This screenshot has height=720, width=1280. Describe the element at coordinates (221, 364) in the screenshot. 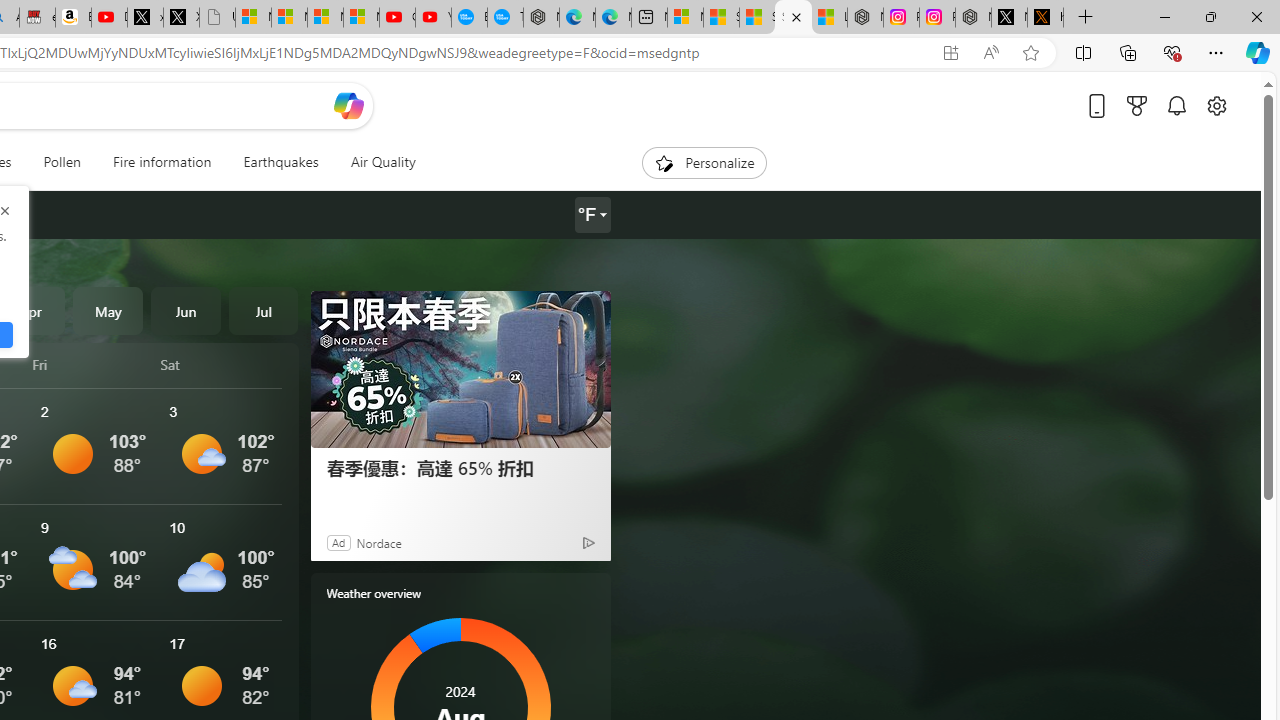

I see `'Sat'` at that location.